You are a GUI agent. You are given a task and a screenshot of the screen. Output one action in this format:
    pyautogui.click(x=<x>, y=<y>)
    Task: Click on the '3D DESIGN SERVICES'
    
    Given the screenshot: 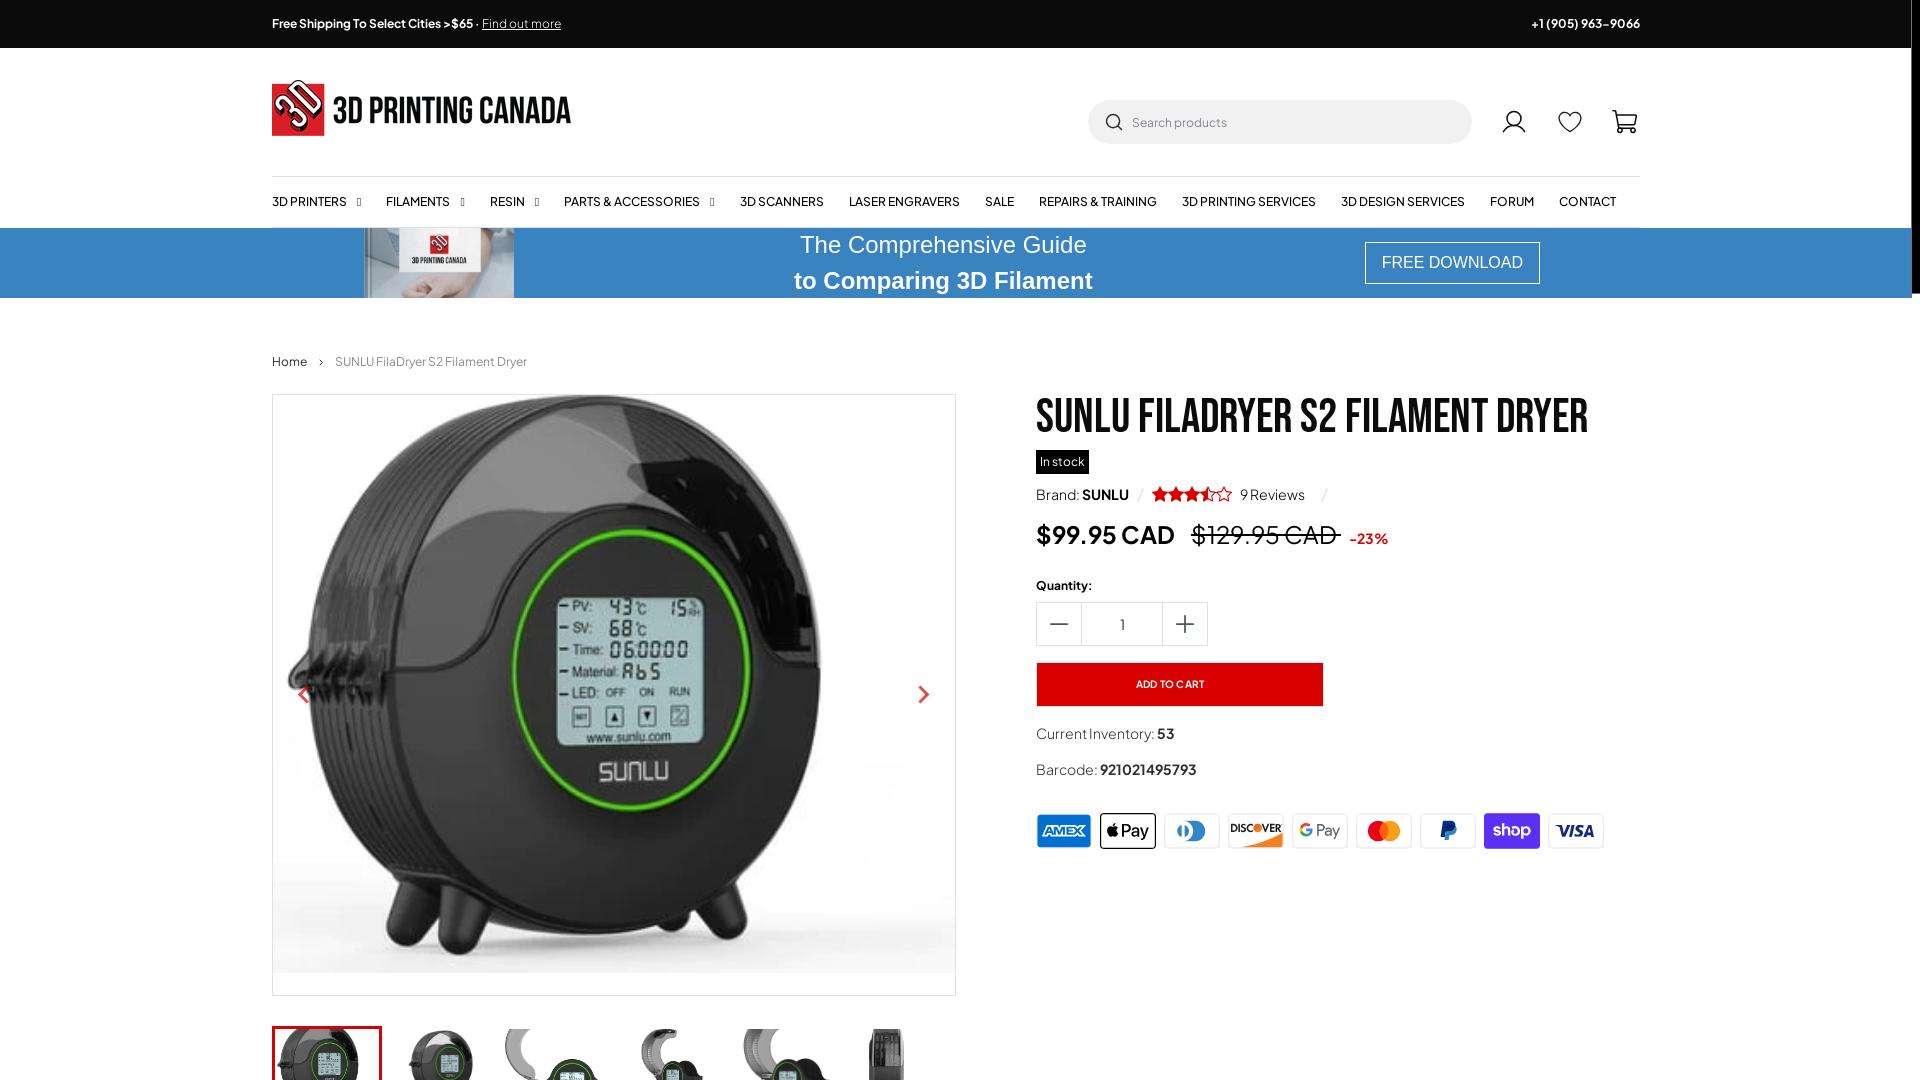 What is the action you would take?
    pyautogui.click(x=1401, y=201)
    